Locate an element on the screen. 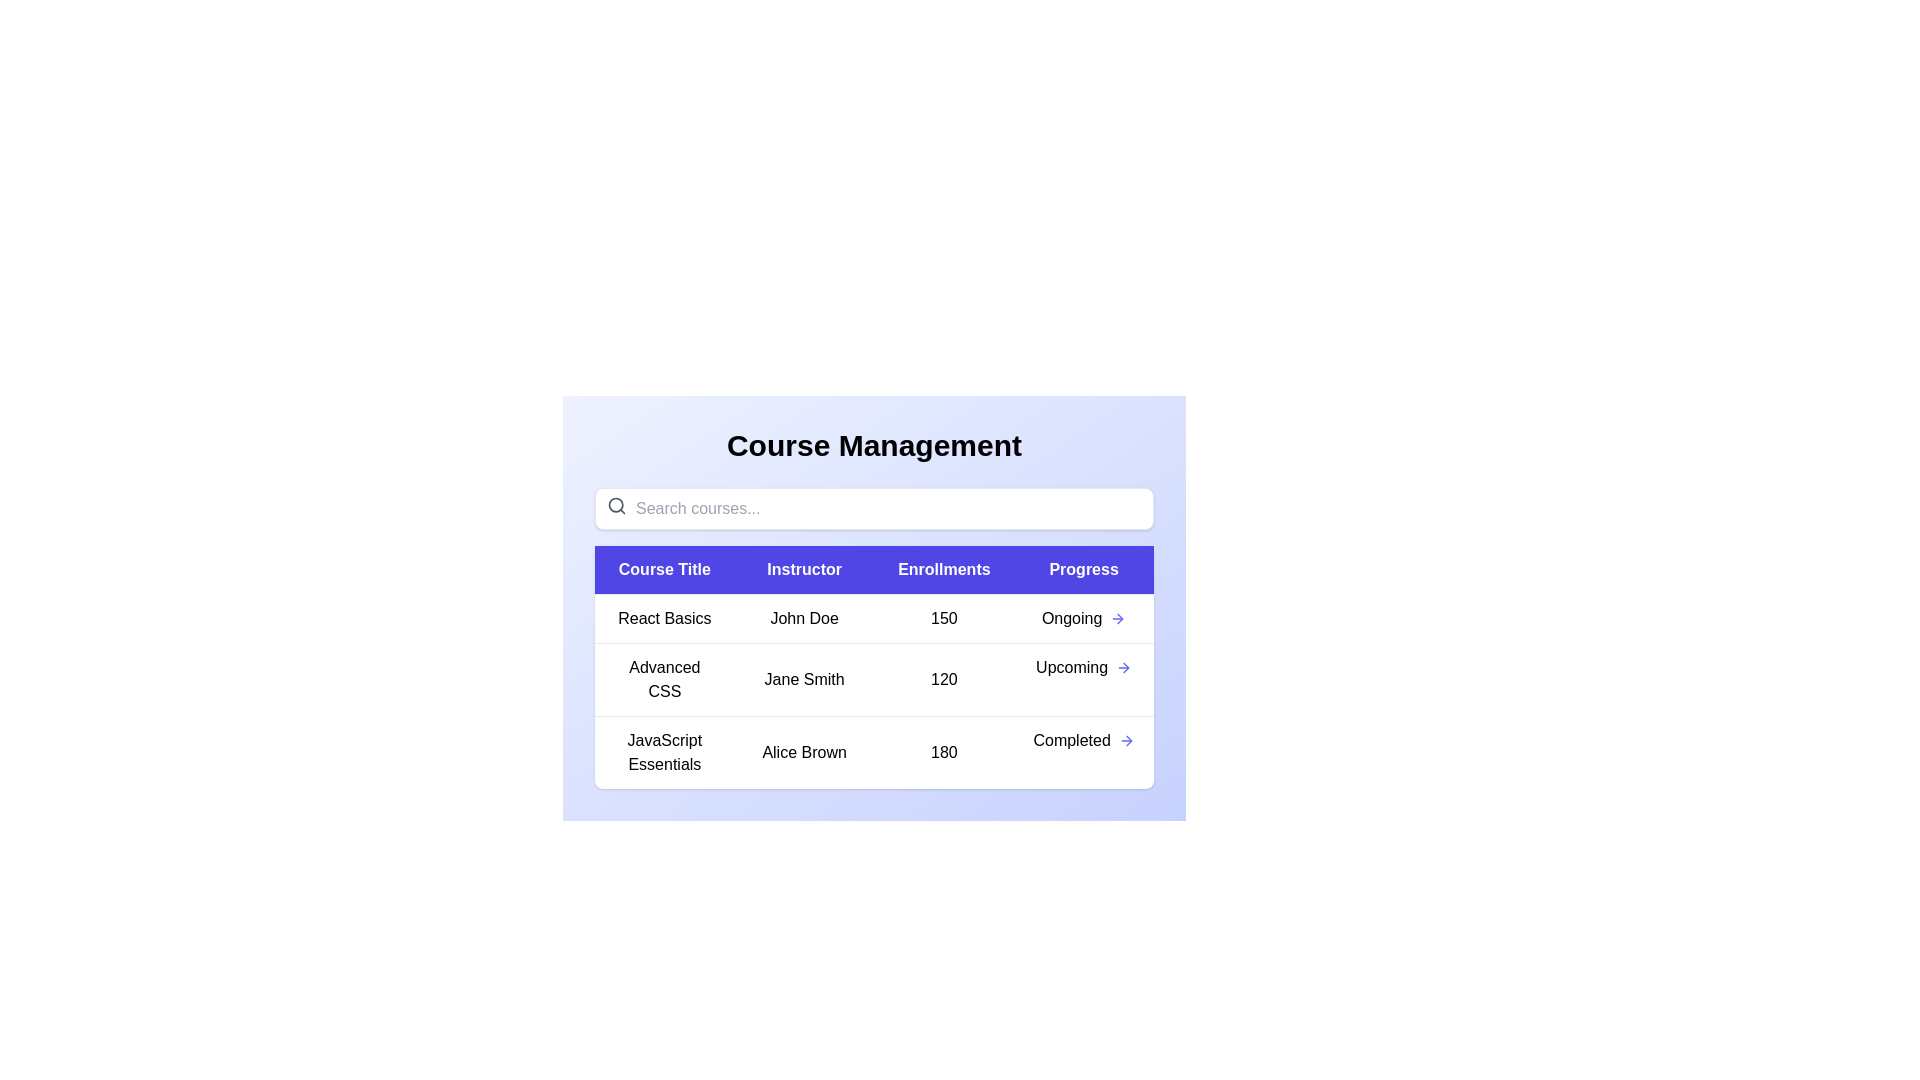 The image size is (1920, 1080). the progress indicator for the course titled 'Advanced CSS' is located at coordinates (1083, 678).